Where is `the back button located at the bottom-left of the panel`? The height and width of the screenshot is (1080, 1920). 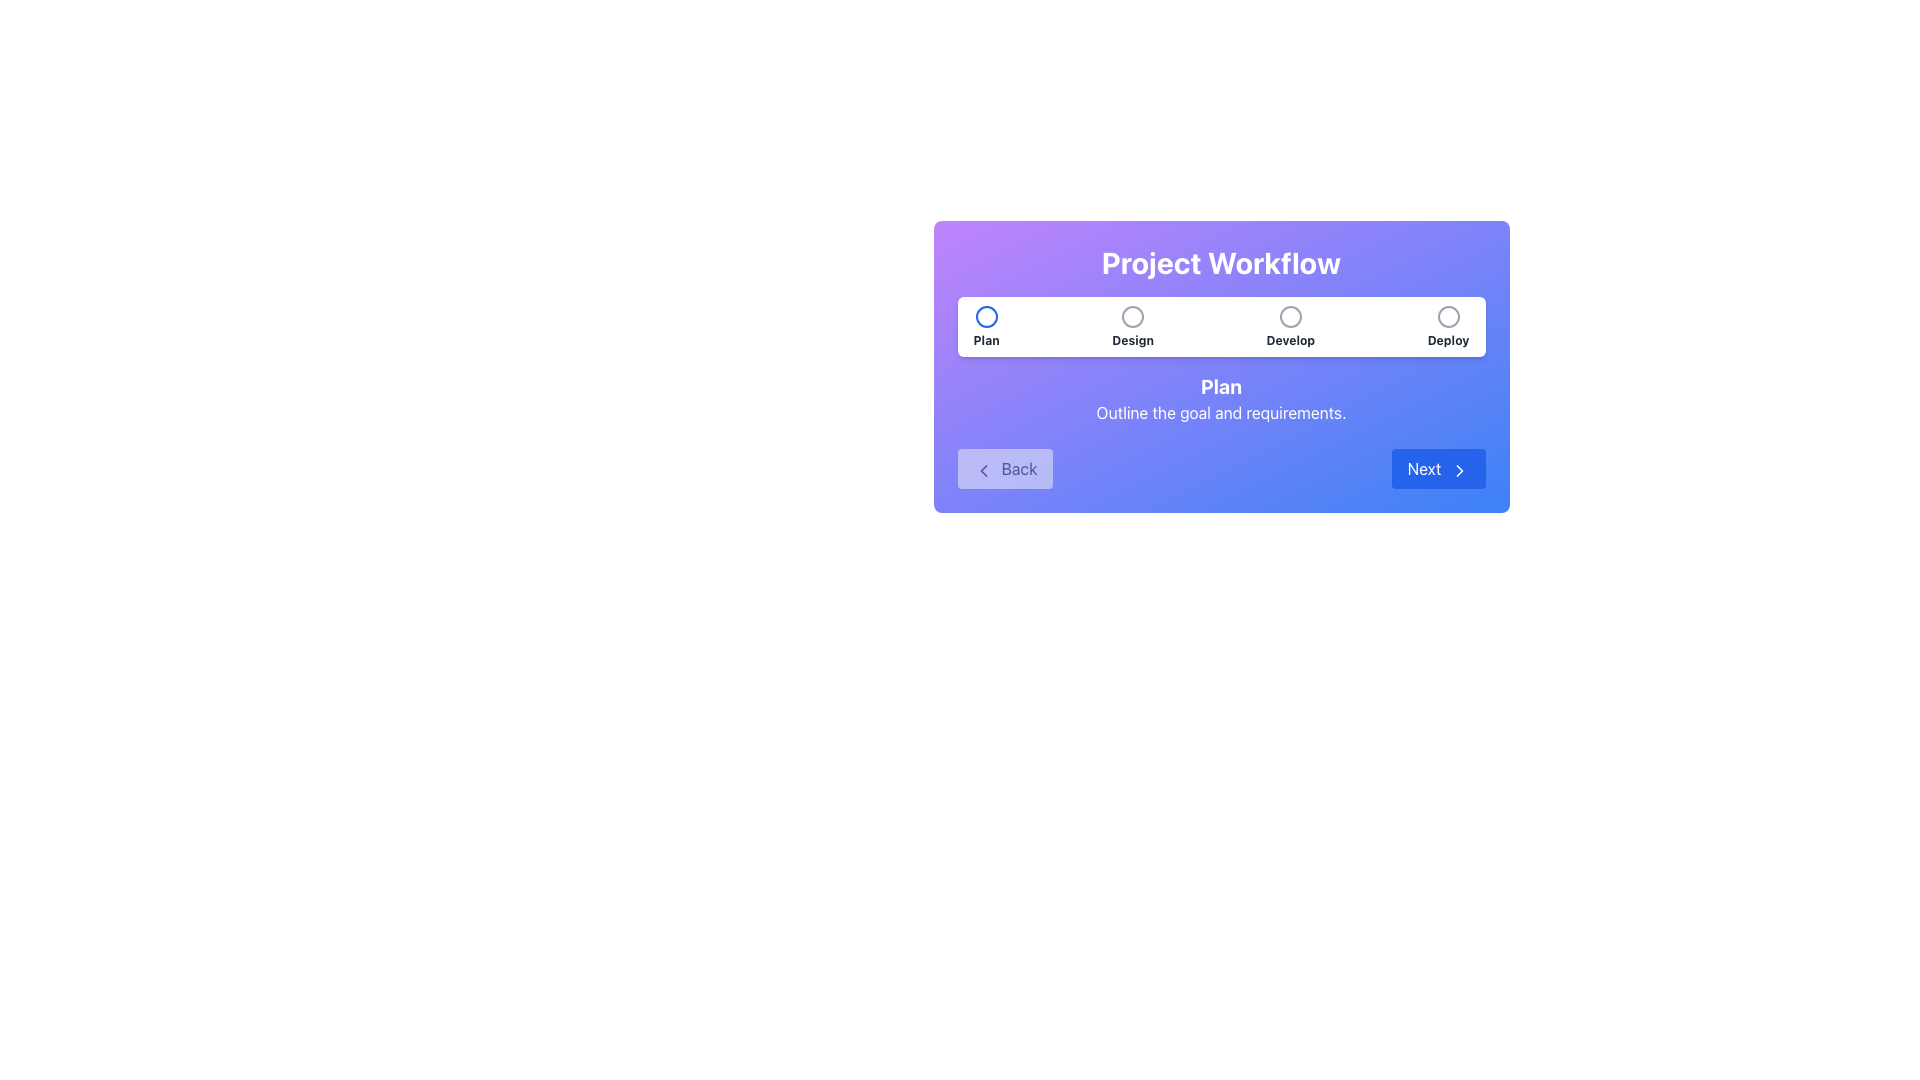 the back button located at the bottom-left of the panel is located at coordinates (1005, 469).